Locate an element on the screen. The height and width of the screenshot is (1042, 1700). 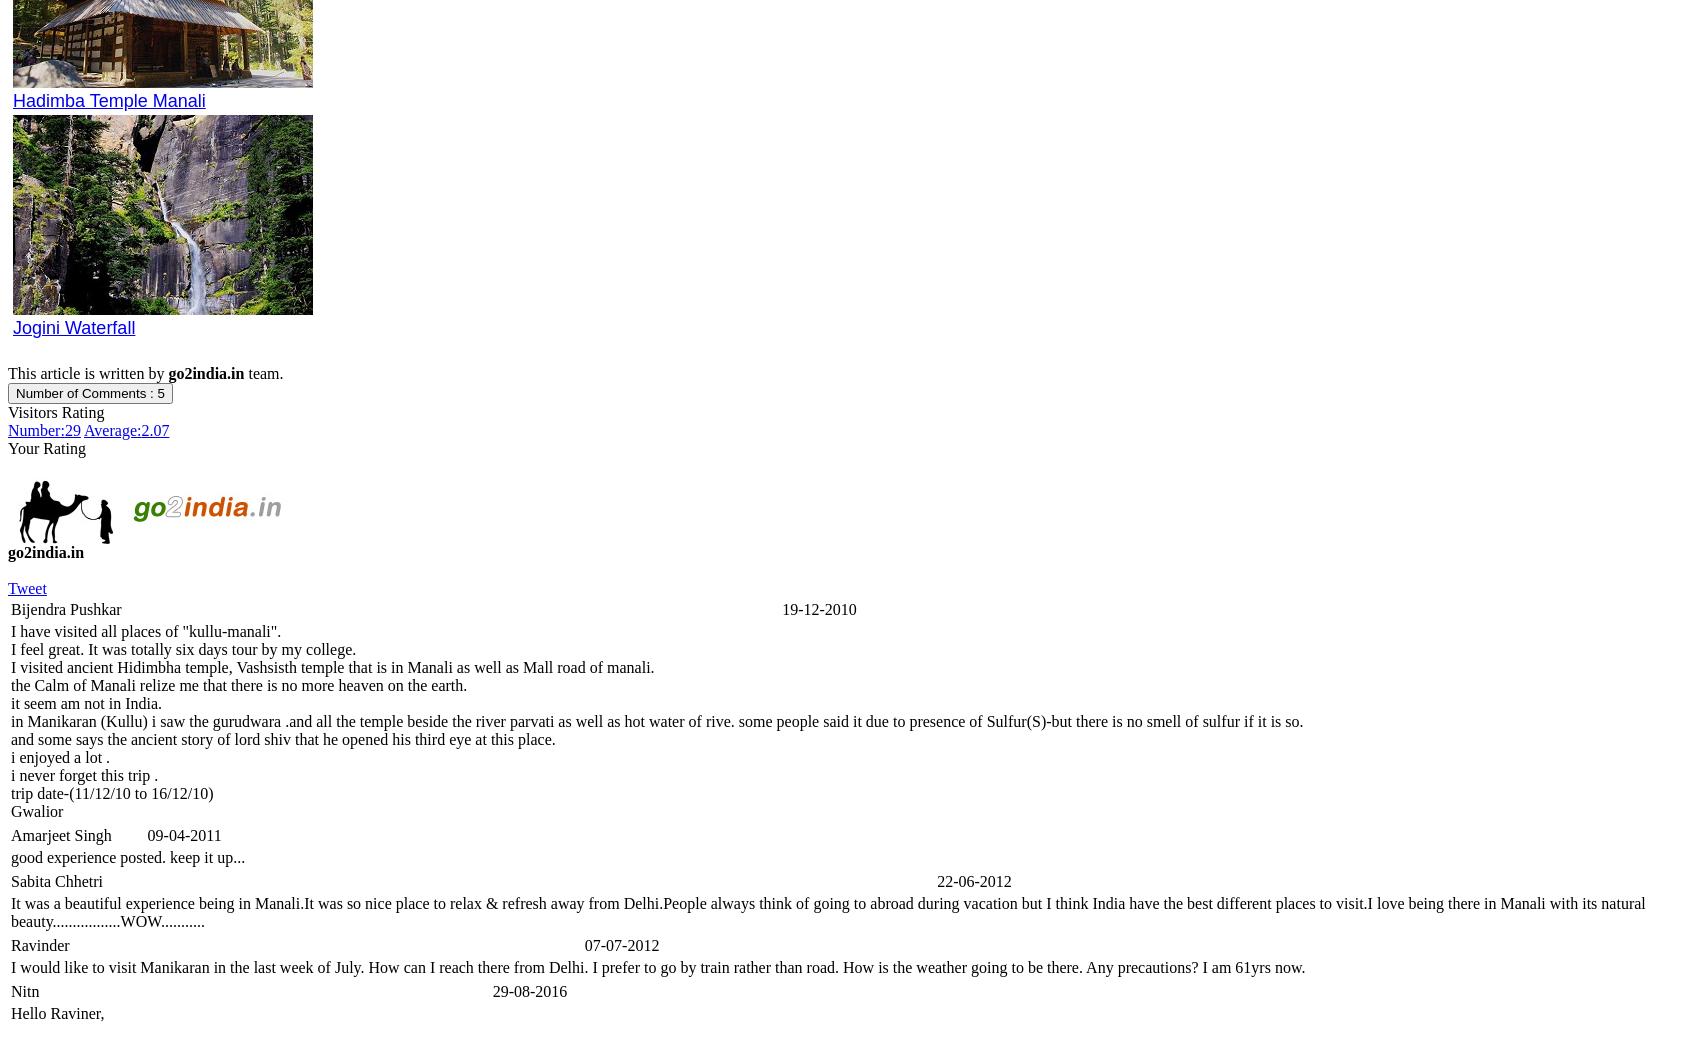
'It was a beautiful experience being in Manali.It was so nice place to relax & refresh away from Delhi.People always think of going to abroad during vacation but I think India have the best different places to visit.I love being there in Manali with its natural beauty.................WOW...........' is located at coordinates (827, 911).